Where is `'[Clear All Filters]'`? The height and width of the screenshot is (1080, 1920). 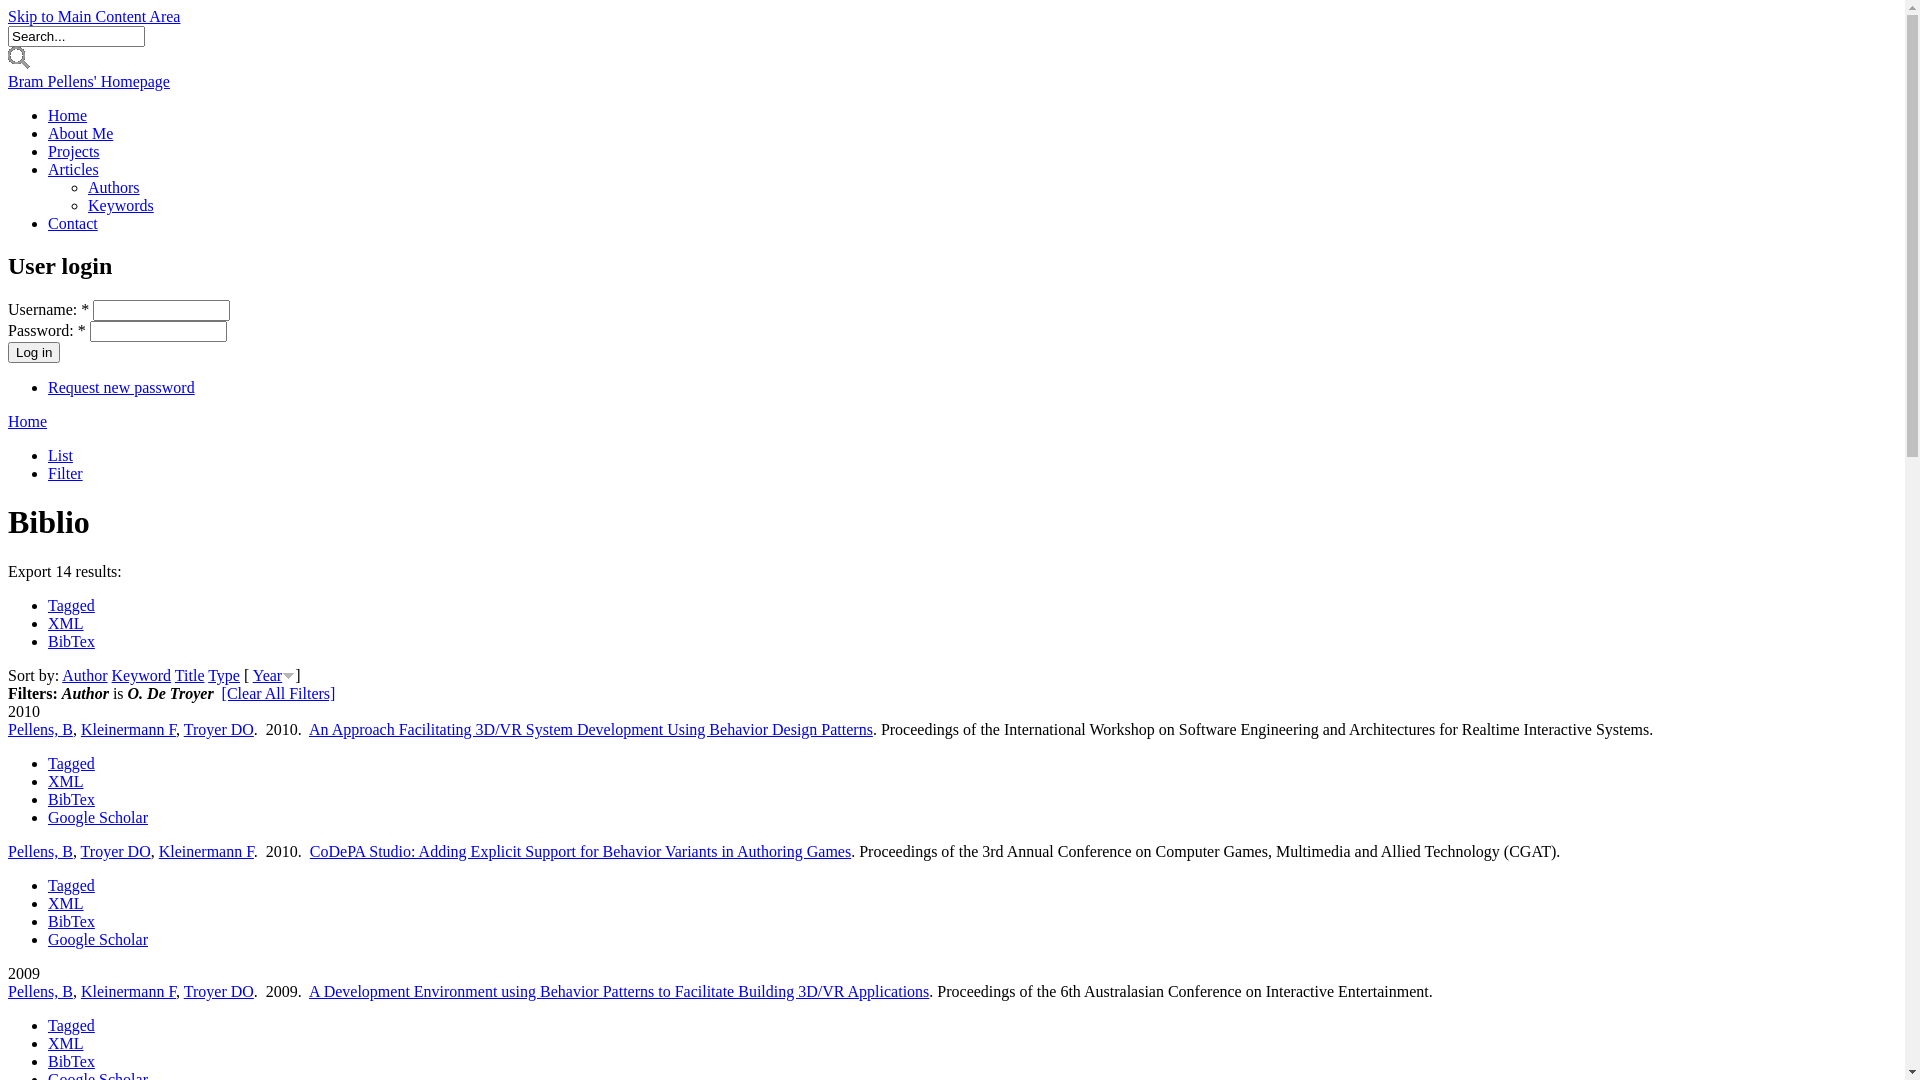 '[Clear All Filters]' is located at coordinates (277, 692).